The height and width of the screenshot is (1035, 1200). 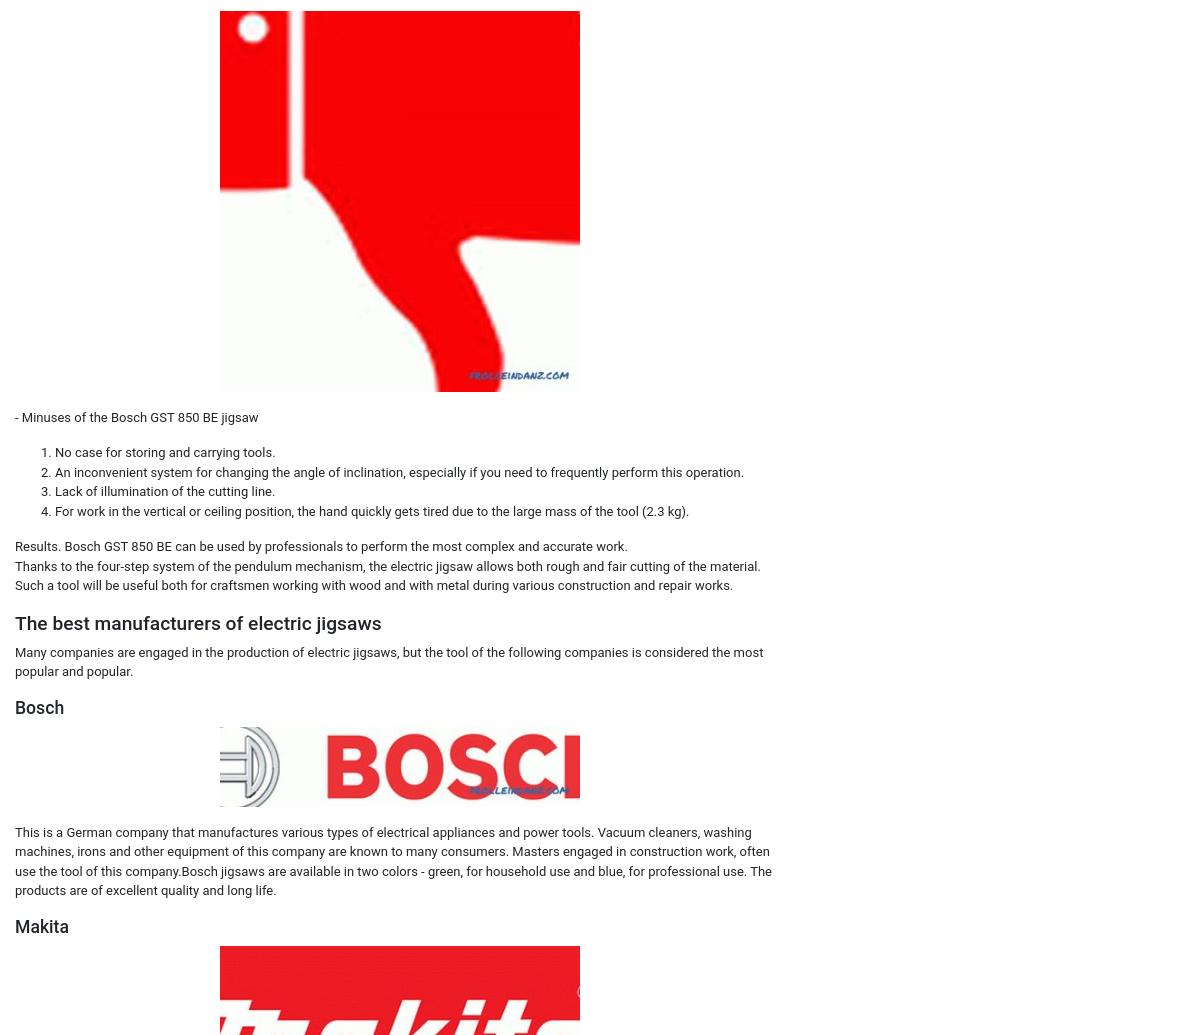 I want to click on 'Makita', so click(x=42, y=925).